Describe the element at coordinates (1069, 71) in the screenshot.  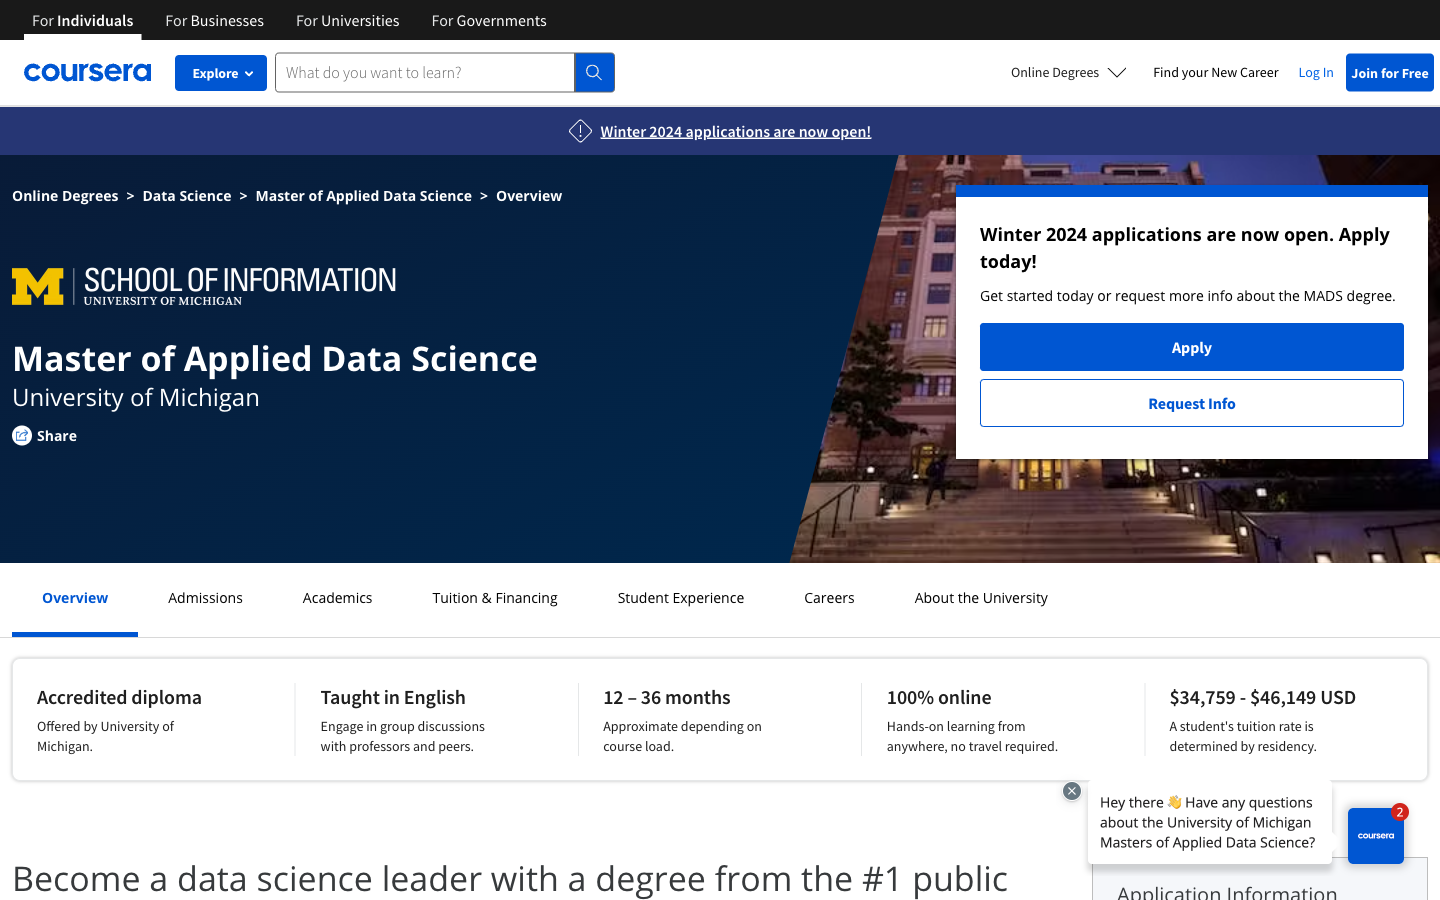
I see `Evaluate all distance education degree courses` at that location.